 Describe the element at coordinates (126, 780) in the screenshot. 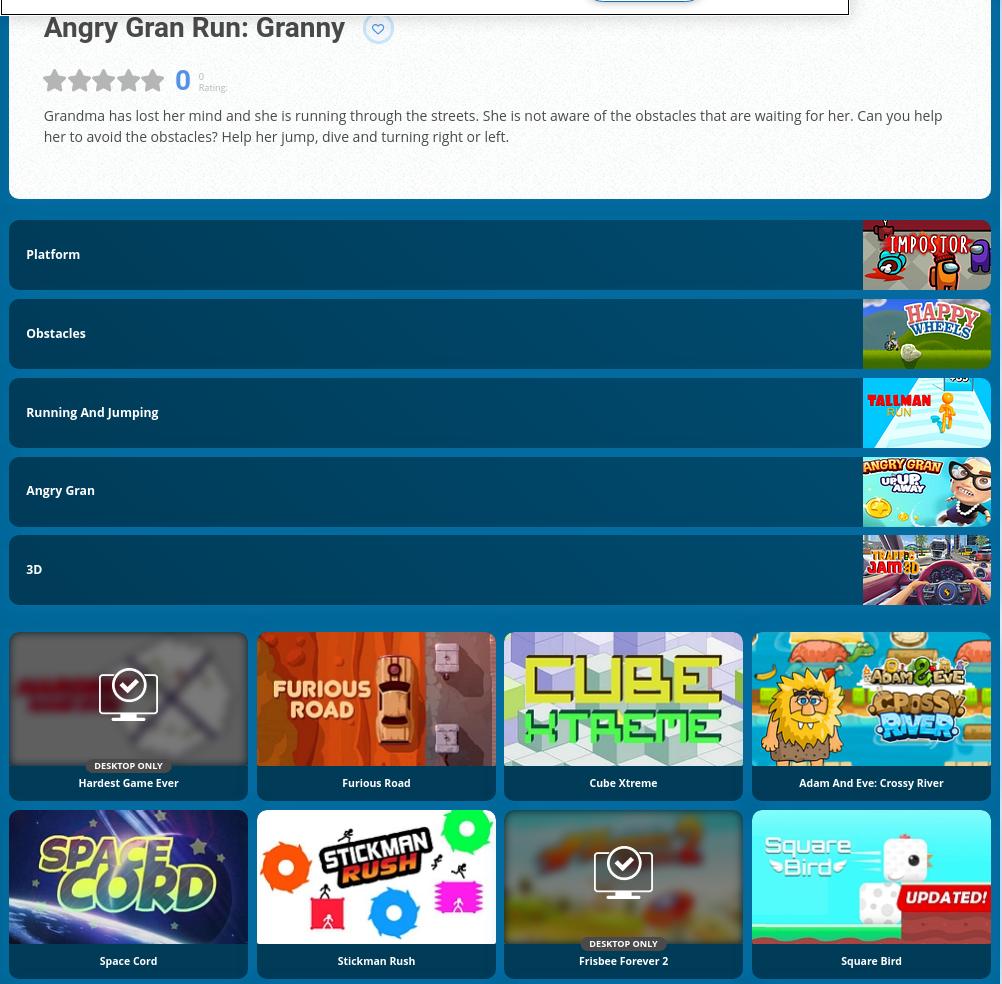

I see `'Hardest Game Ever'` at that location.